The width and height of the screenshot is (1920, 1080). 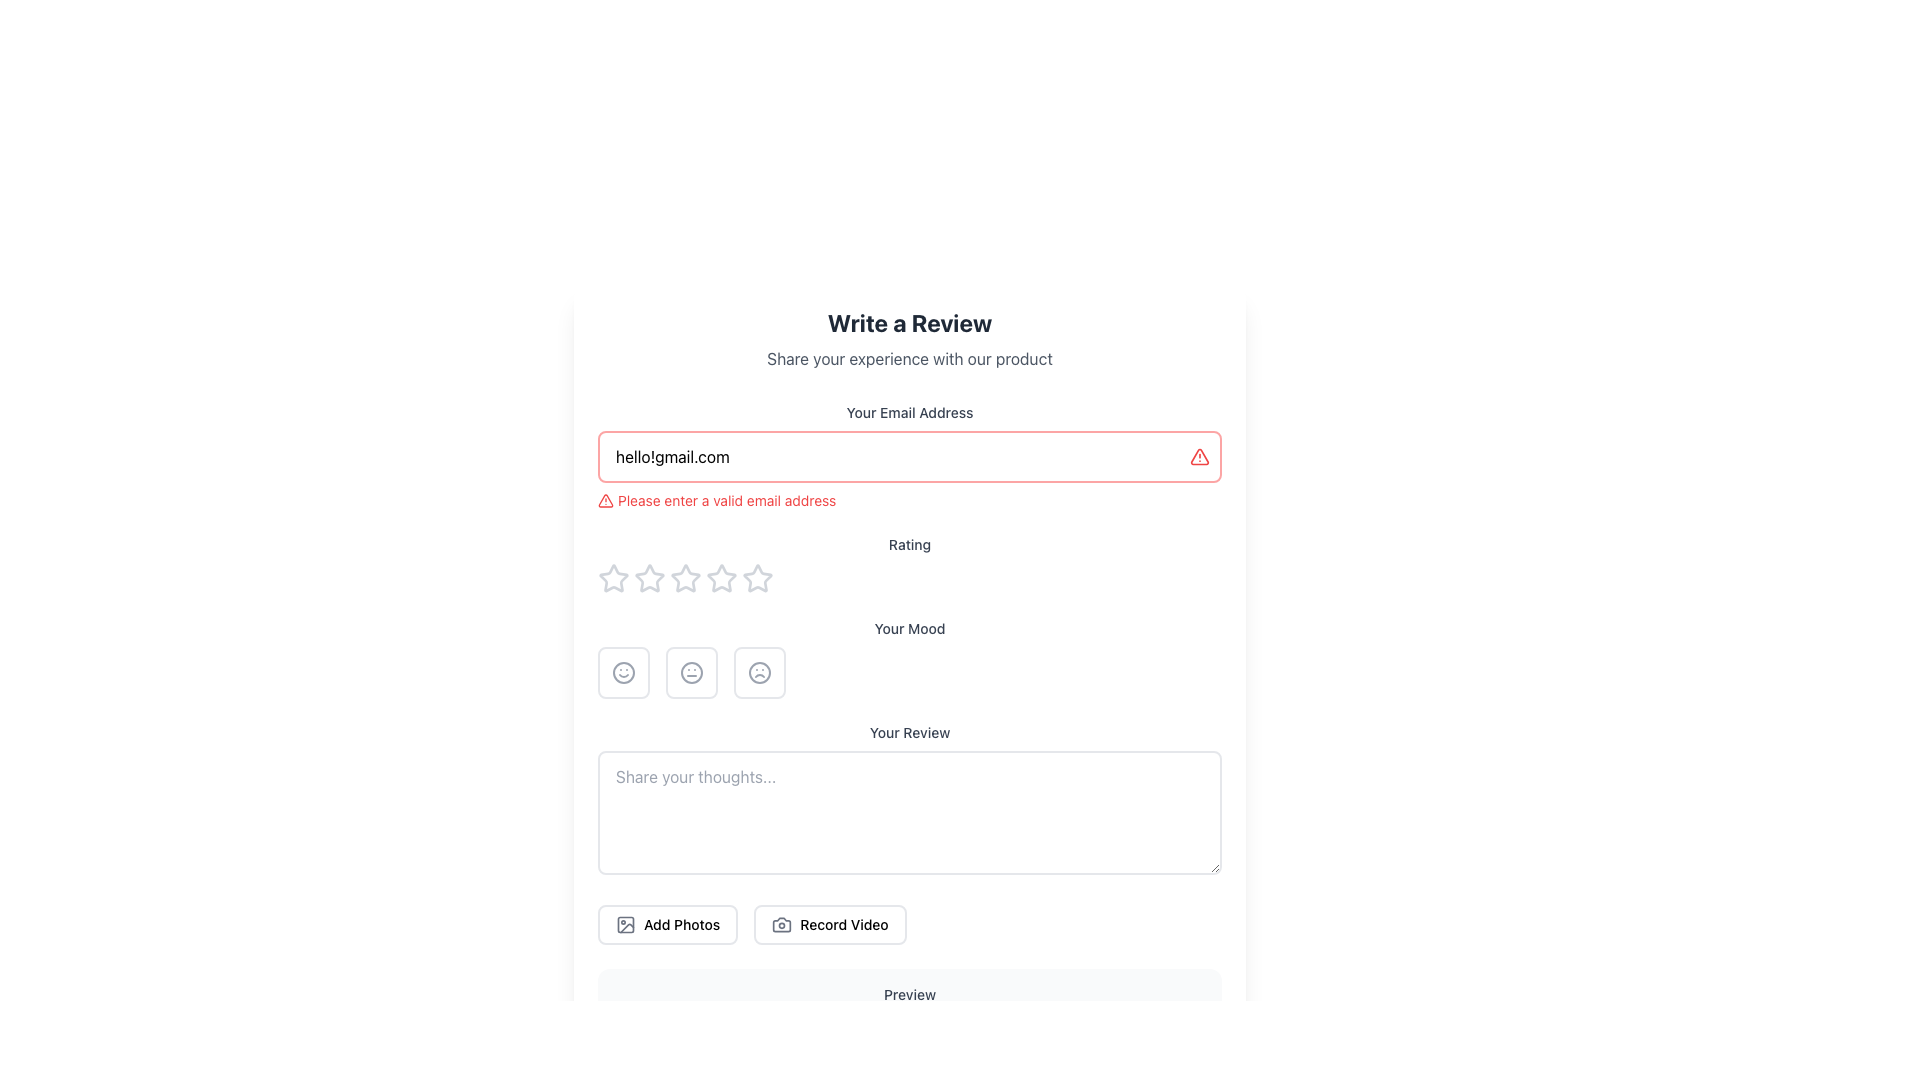 I want to click on the first button from the left in the group of two buttons at the bottom of the form to initiate photo upload, so click(x=667, y=925).